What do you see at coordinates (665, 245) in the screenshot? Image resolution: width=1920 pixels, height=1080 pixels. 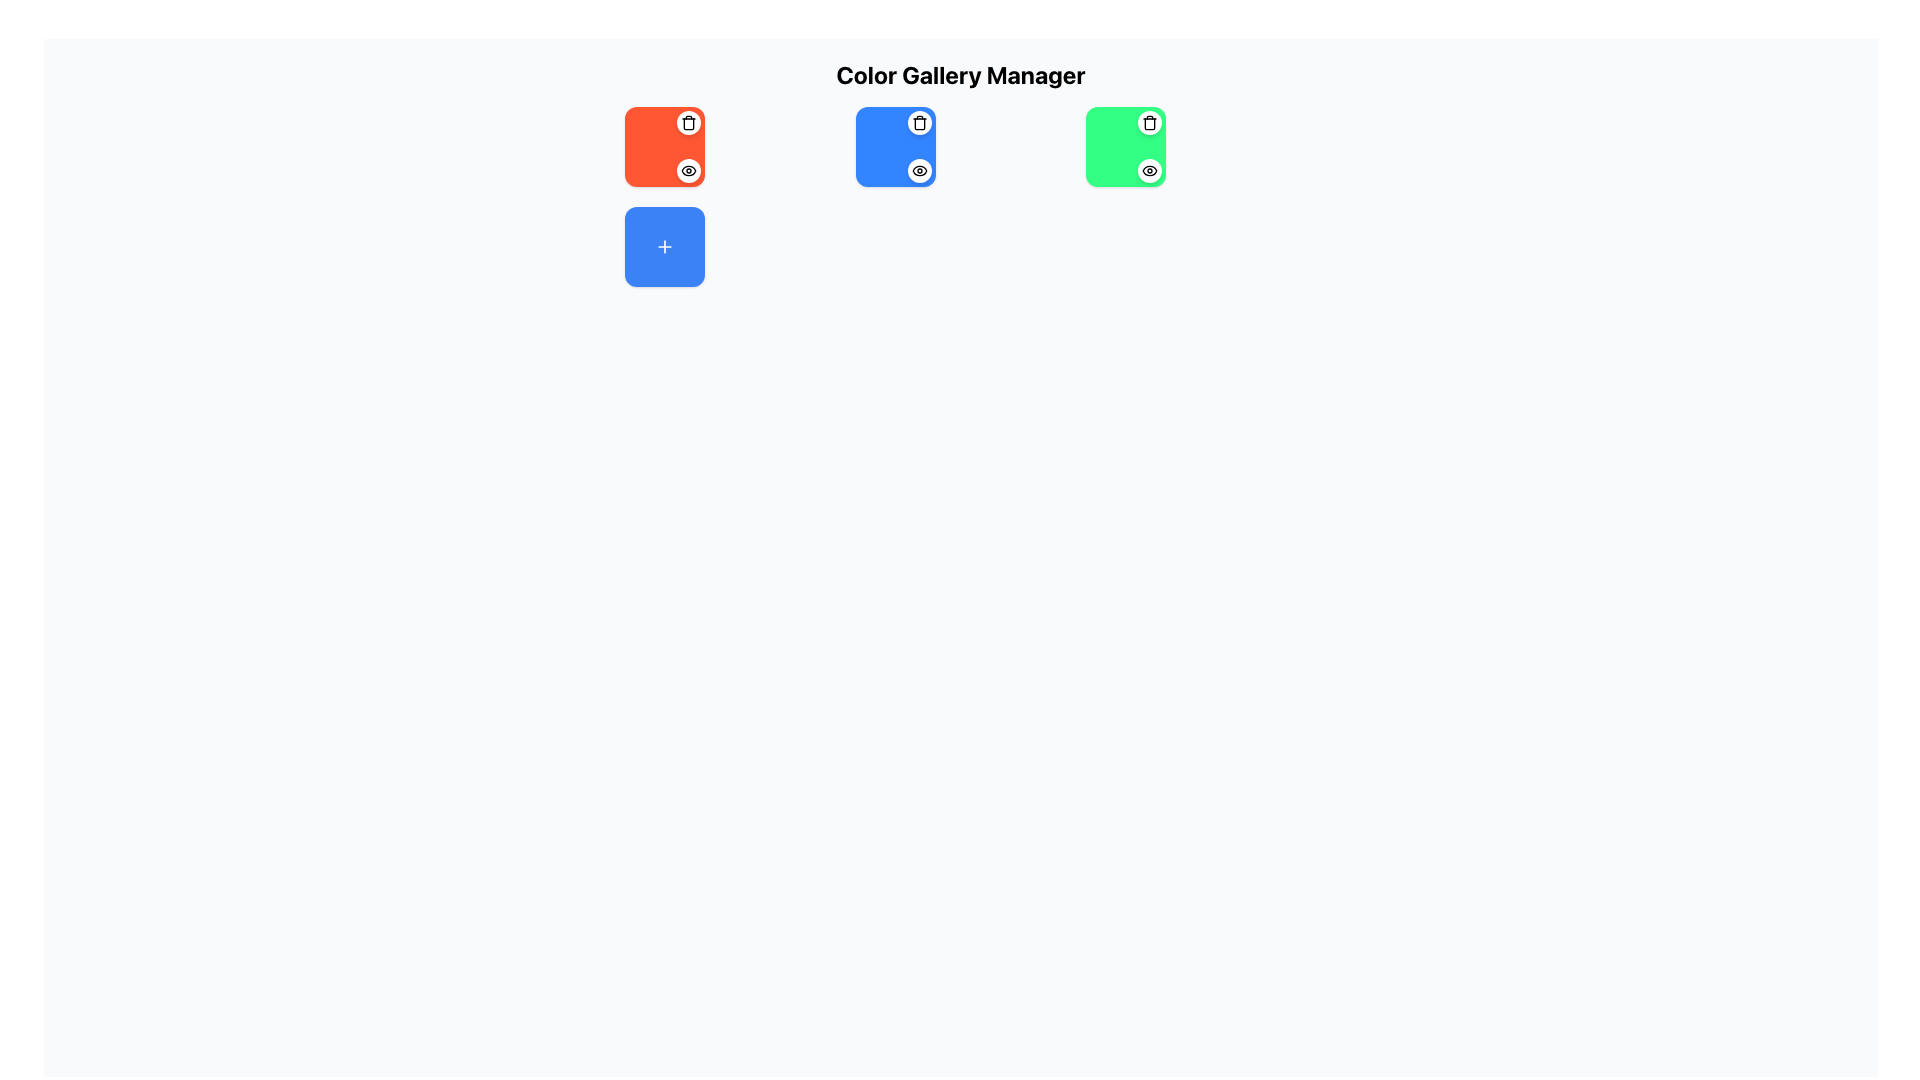 I see `the action button located at the bottom-left position of the three-column layout, which features a '+' symbol for adding or creating new items` at bounding box center [665, 245].